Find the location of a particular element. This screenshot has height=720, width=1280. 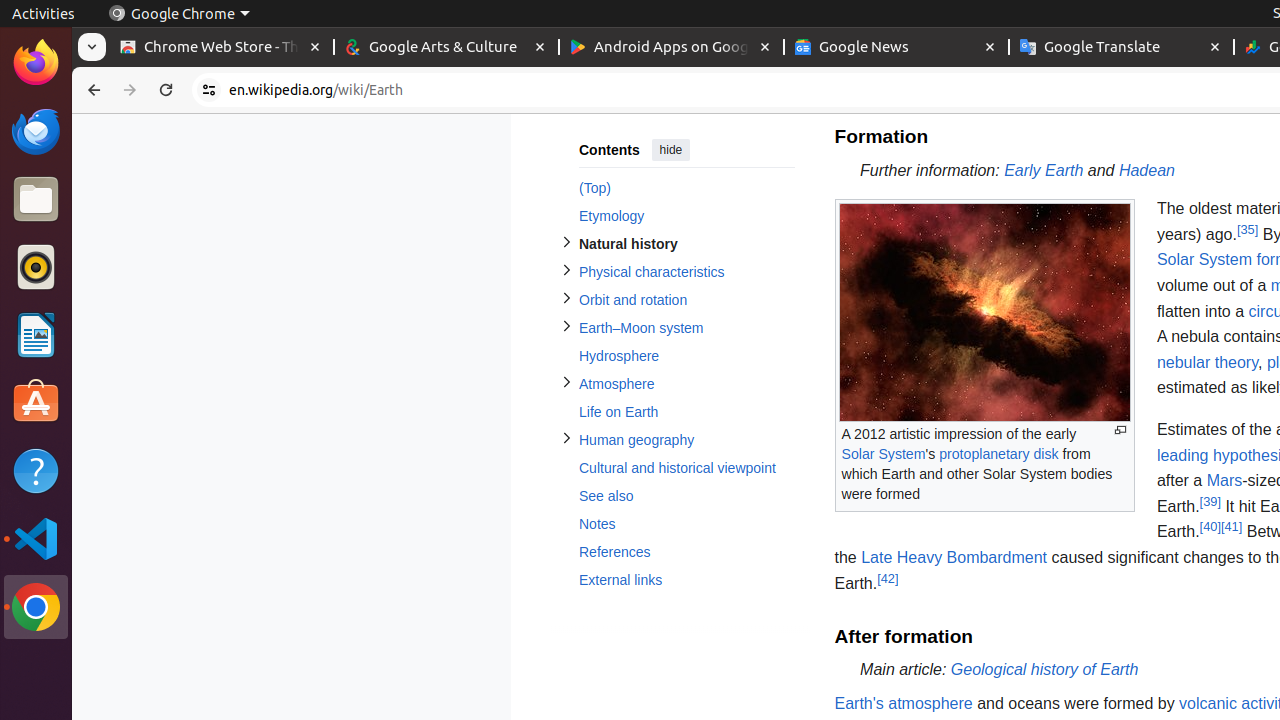

'Toggle Earth–Moon system subsection' is located at coordinates (565, 325).